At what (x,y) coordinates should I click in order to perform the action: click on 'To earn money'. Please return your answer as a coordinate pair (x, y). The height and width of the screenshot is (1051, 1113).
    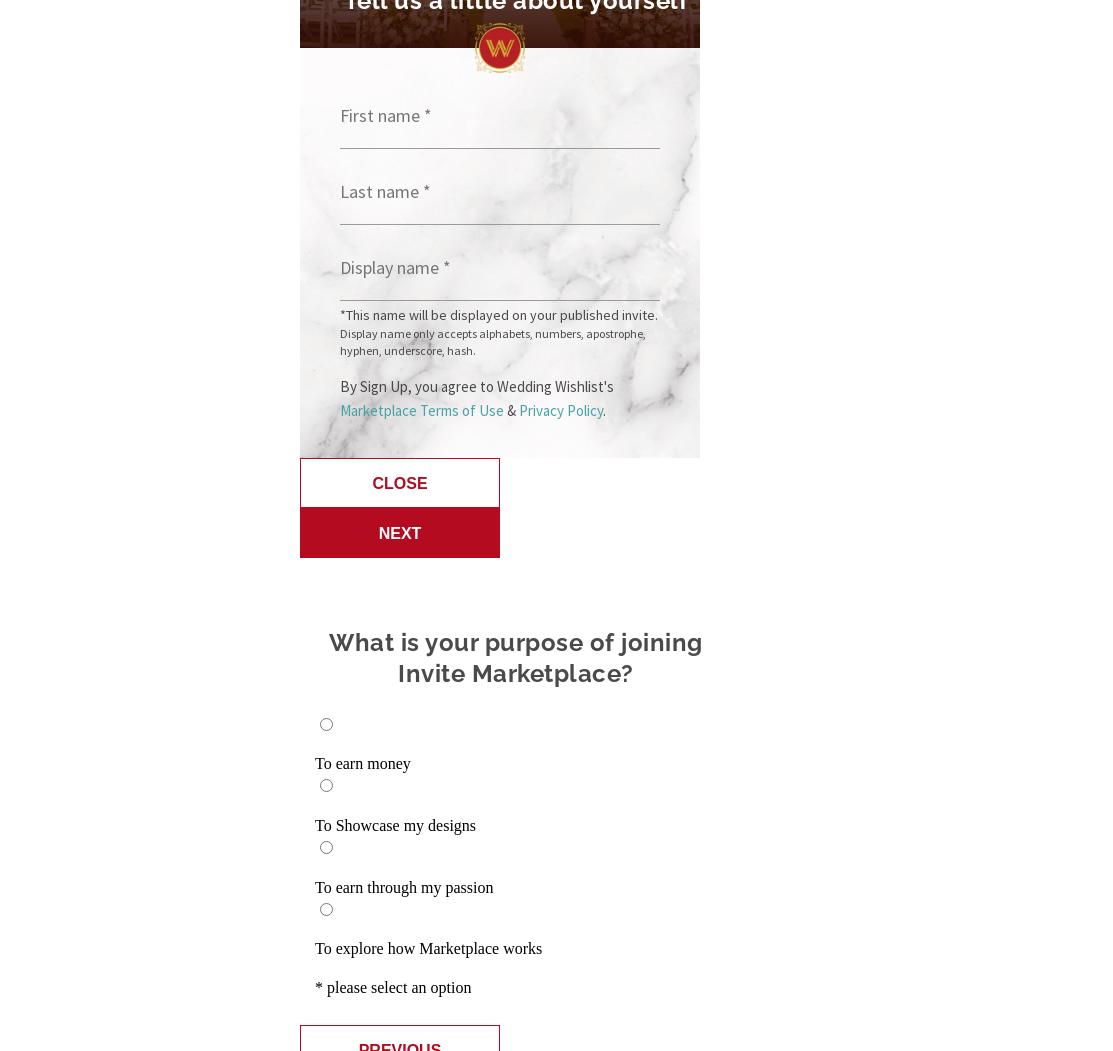
    Looking at the image, I should click on (362, 763).